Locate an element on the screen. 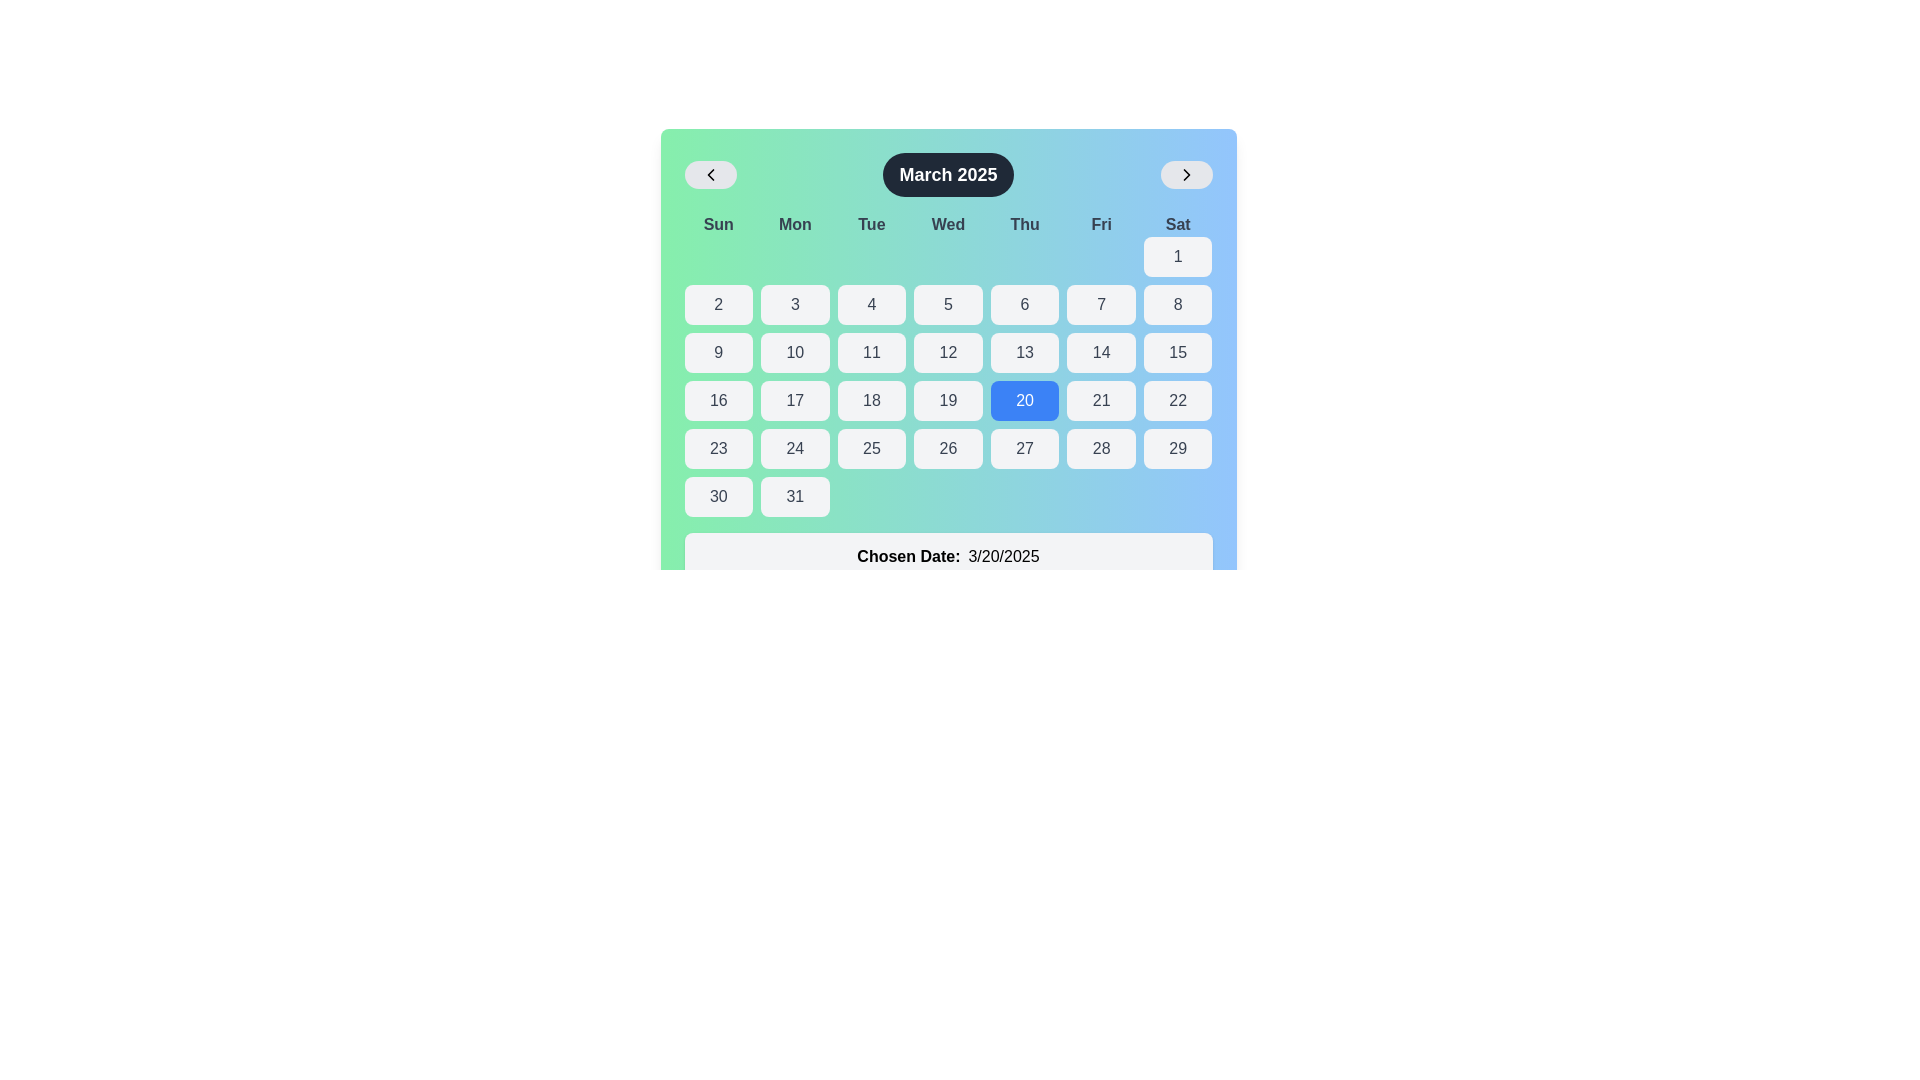 Image resolution: width=1920 pixels, height=1080 pixels. the rounded rectangular button displaying the number '7' in the first row, sixth column of the calendar grid is located at coordinates (1100, 304).